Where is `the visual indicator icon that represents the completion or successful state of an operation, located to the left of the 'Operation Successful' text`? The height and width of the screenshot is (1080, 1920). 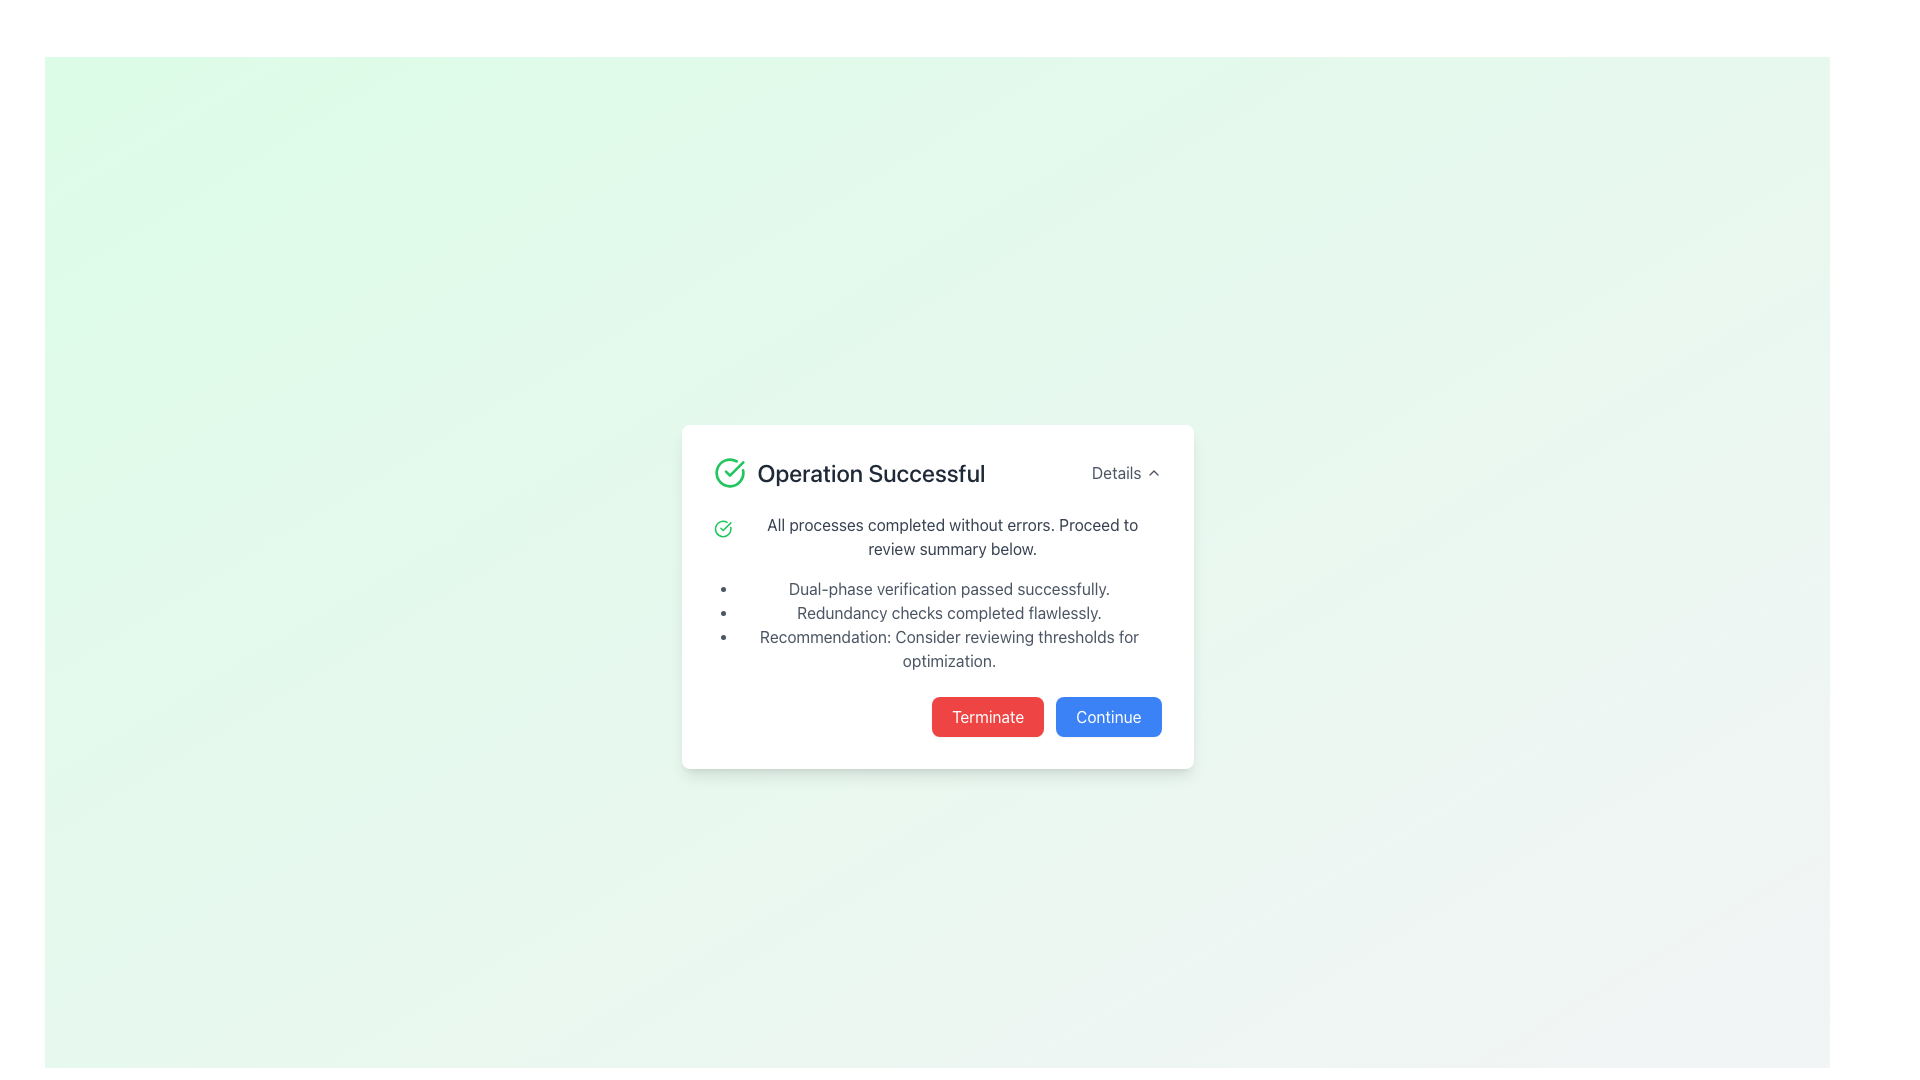 the visual indicator icon that represents the completion or successful state of an operation, located to the left of the 'Operation Successful' text is located at coordinates (721, 527).